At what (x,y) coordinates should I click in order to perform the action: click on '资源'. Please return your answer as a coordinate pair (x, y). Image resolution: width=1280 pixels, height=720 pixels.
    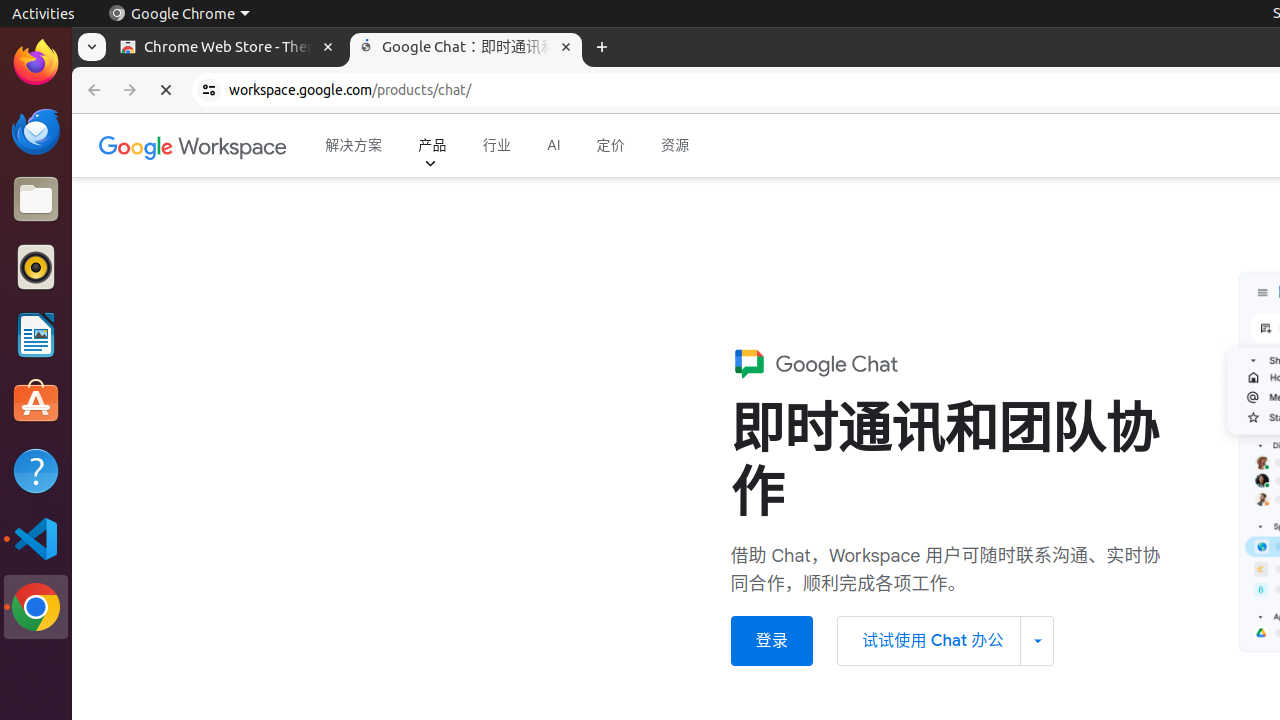
    Looking at the image, I should click on (675, 145).